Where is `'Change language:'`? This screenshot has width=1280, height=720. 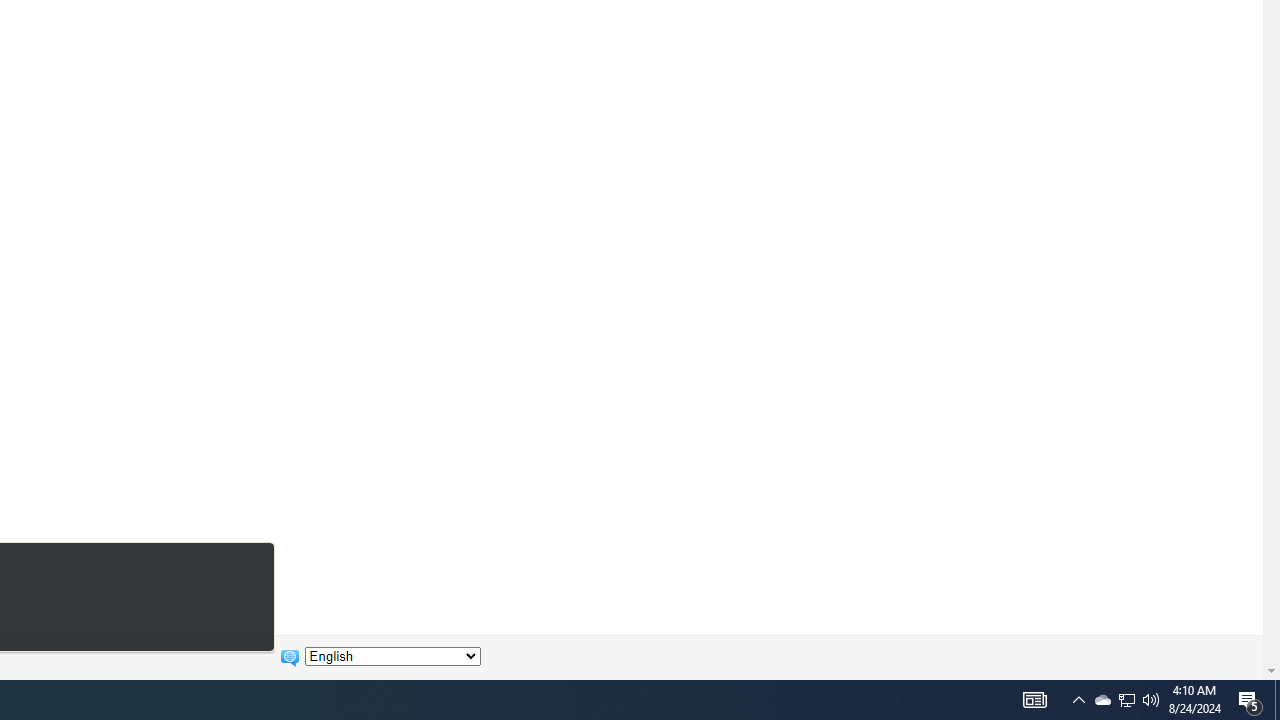
'Change language:' is located at coordinates (392, 656).